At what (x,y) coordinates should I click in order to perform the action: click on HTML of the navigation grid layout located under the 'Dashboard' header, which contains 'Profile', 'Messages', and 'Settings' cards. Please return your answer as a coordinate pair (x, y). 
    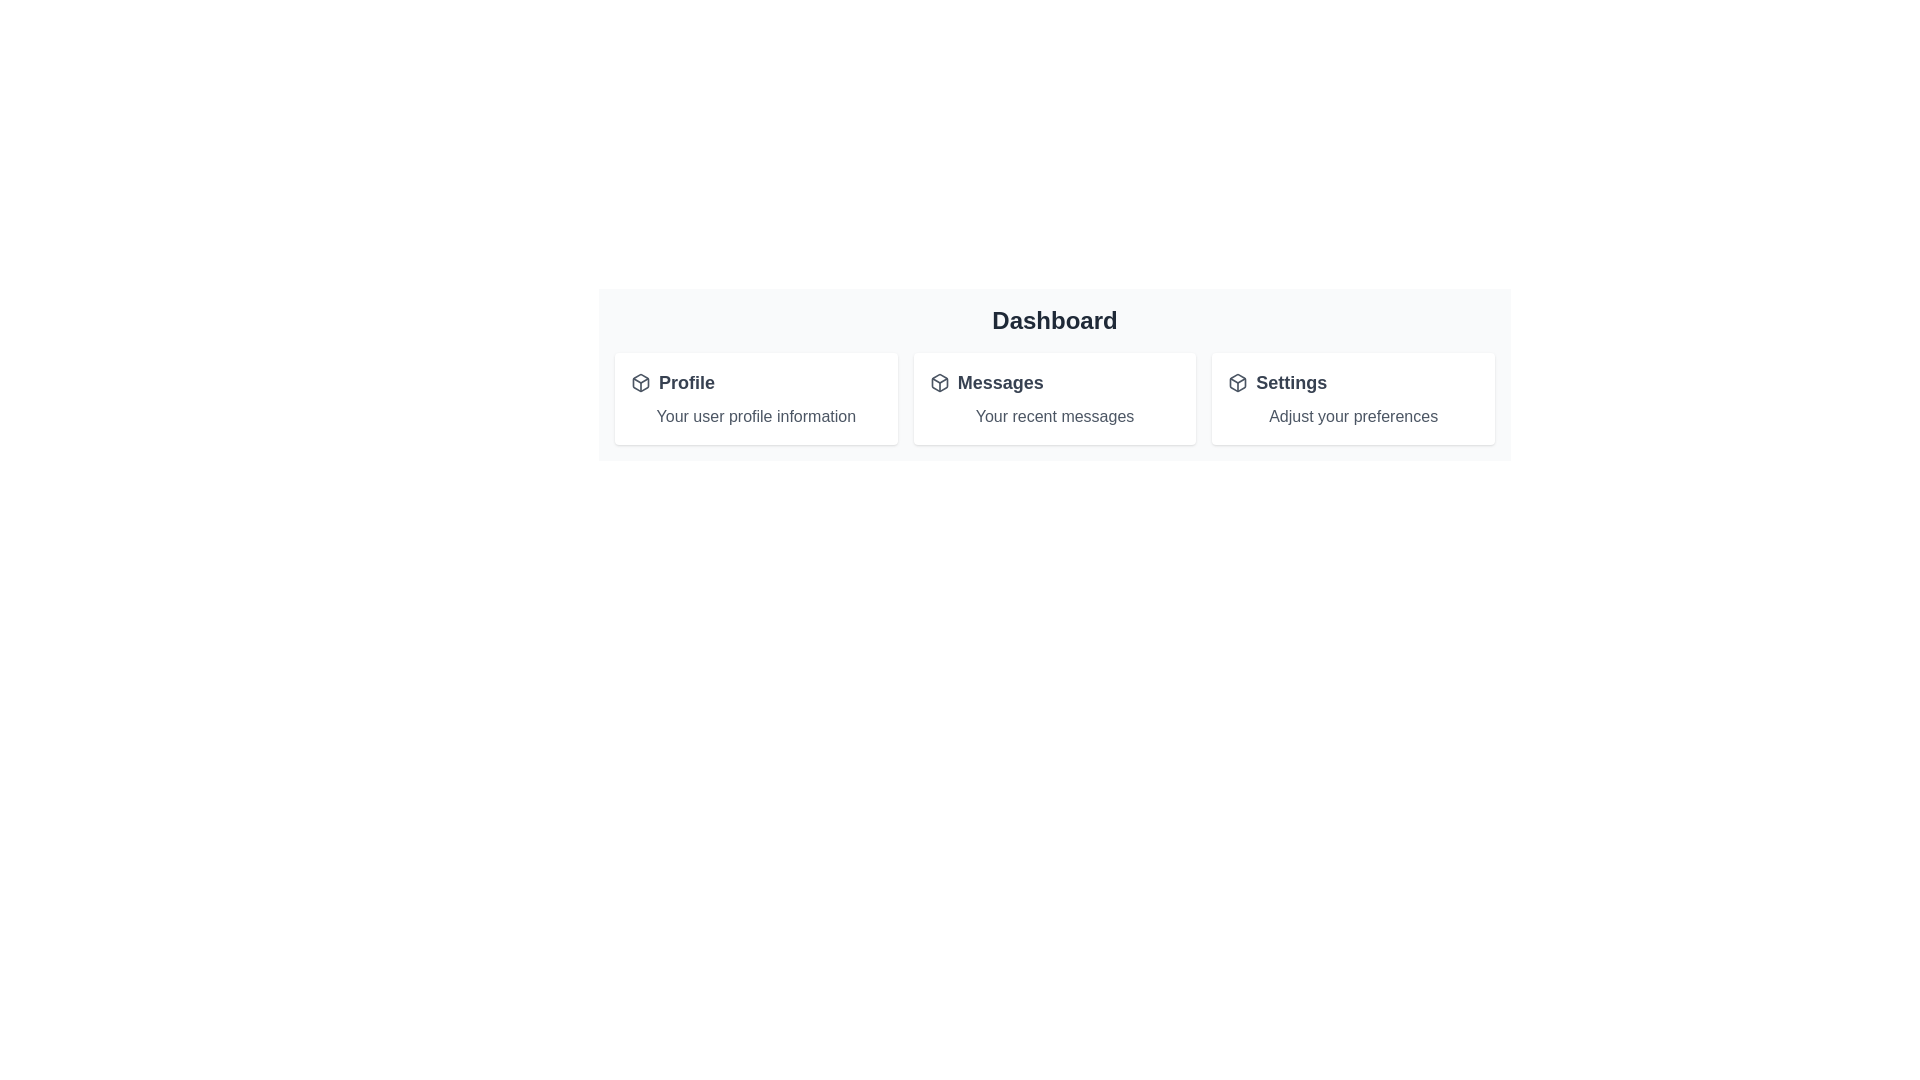
    Looking at the image, I should click on (1054, 398).